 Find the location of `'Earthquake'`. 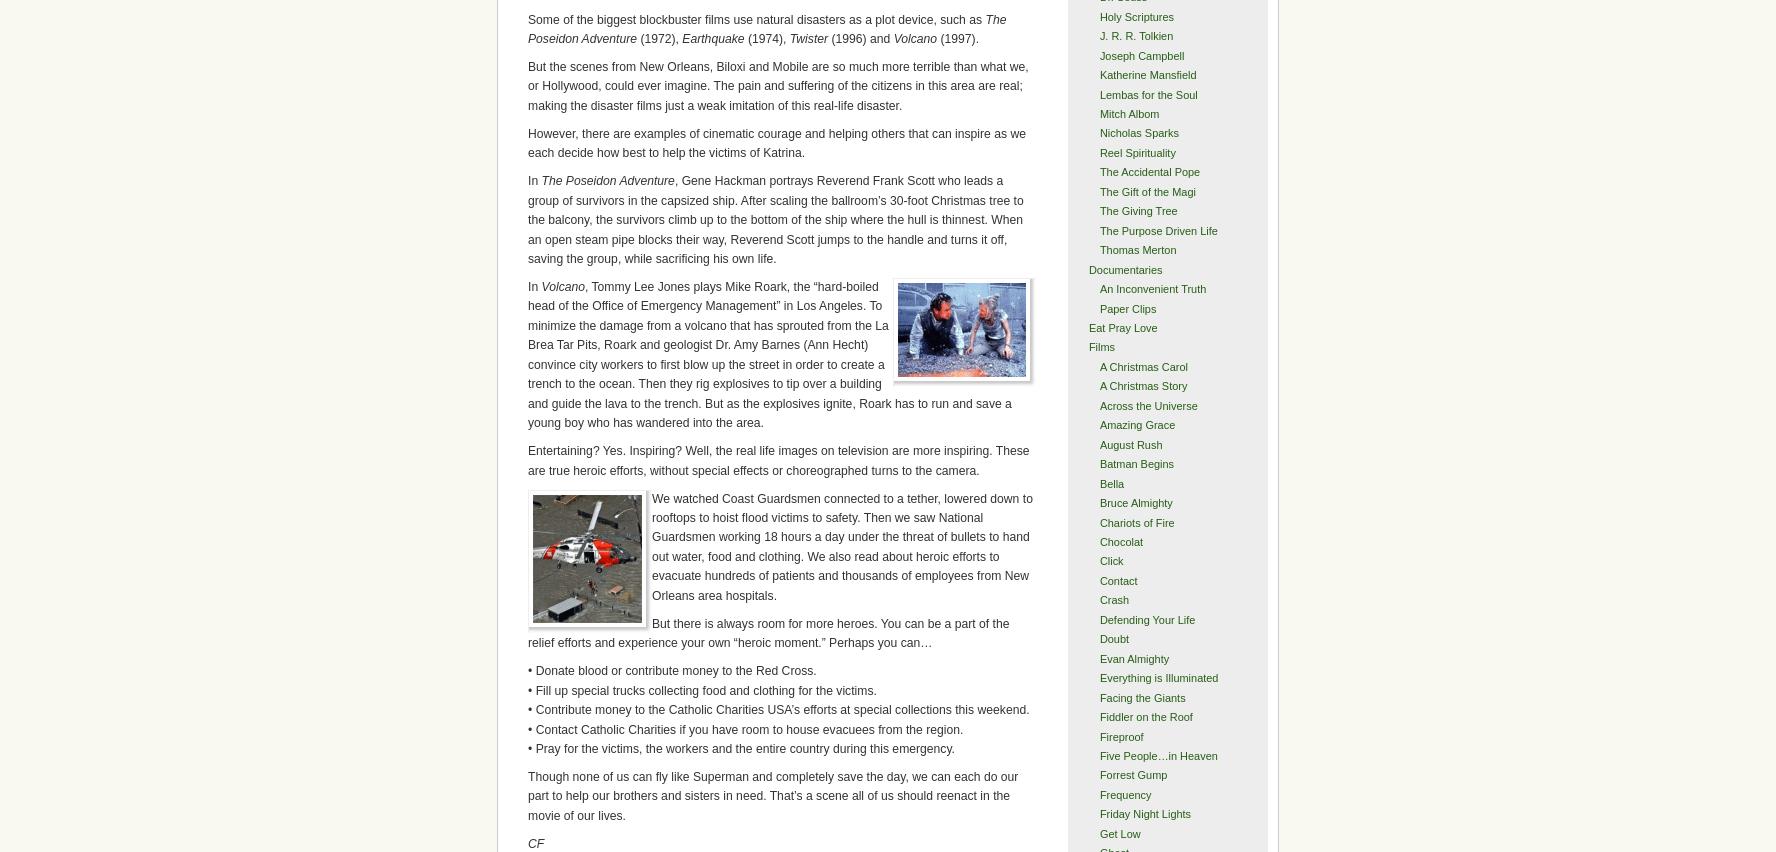

'Earthquake' is located at coordinates (713, 39).